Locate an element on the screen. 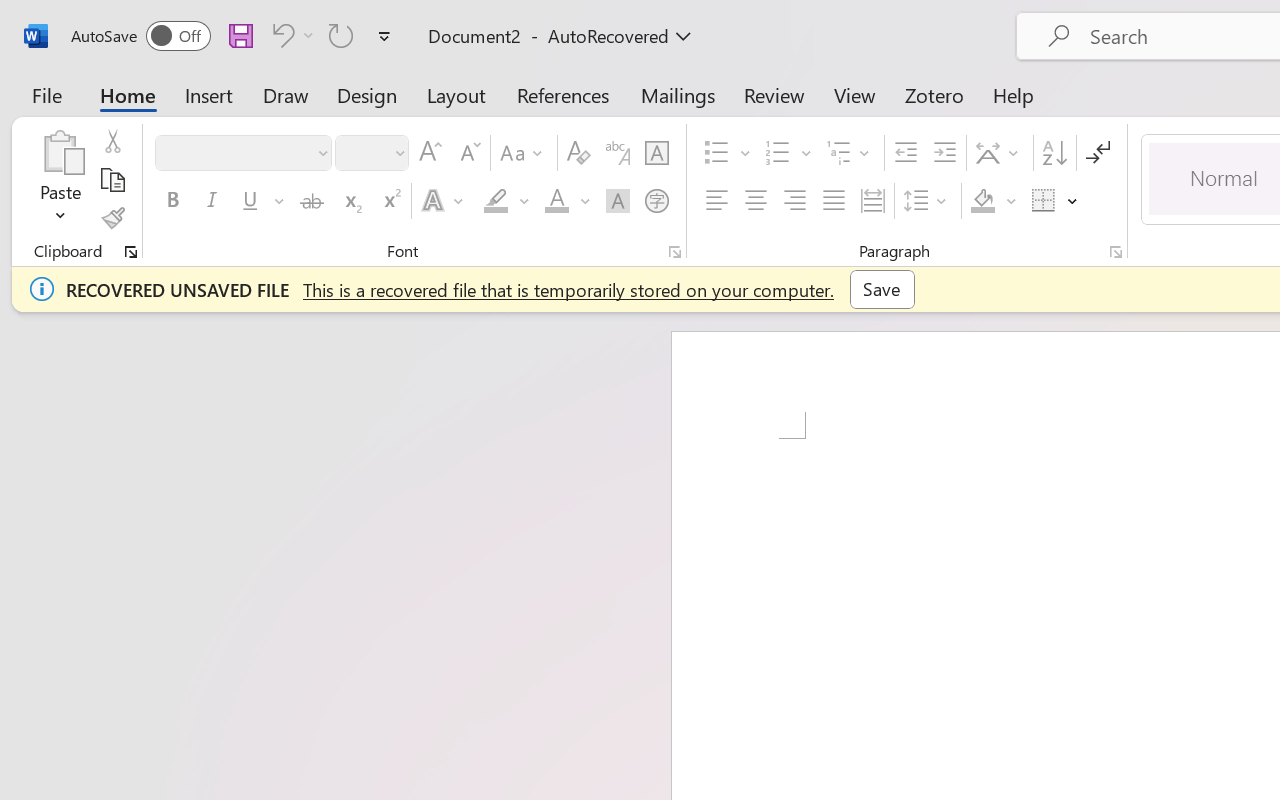  'Italic' is located at coordinates (212, 201).